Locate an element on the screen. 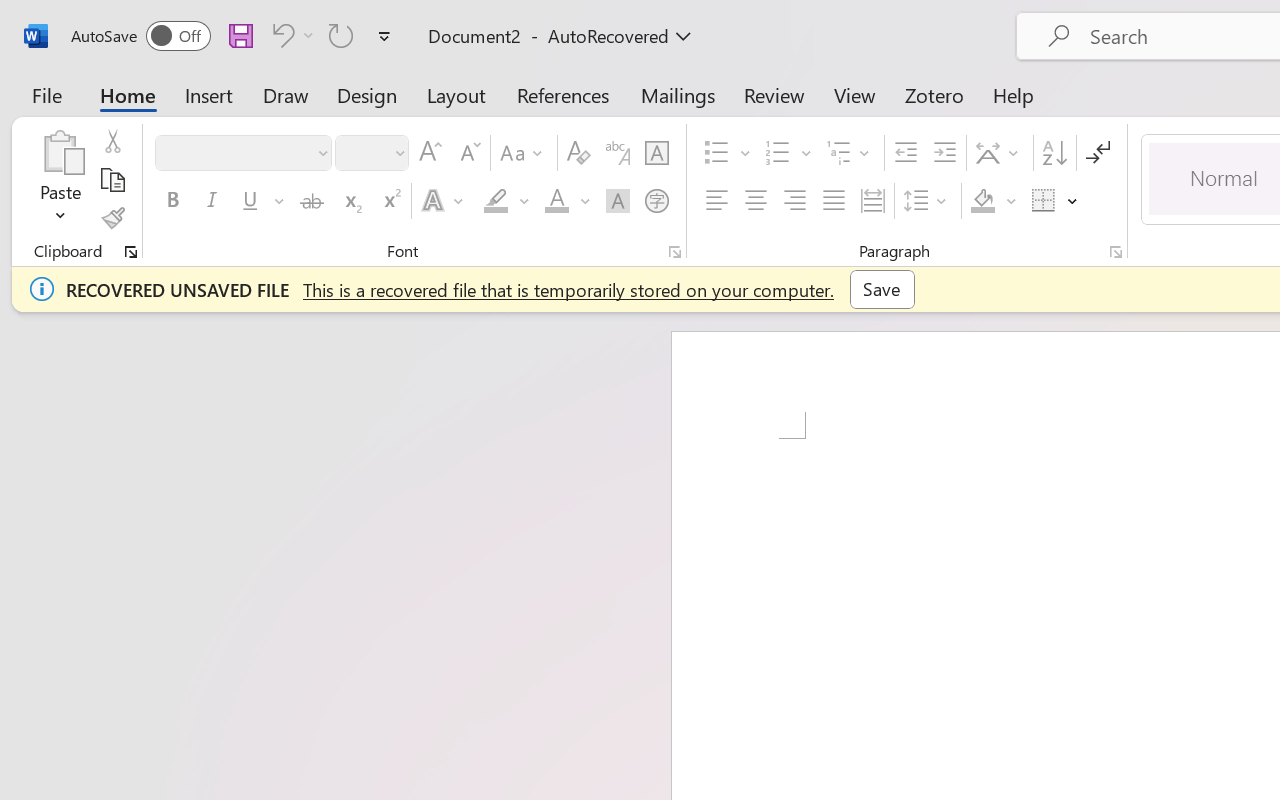  'Italic' is located at coordinates (212, 201).